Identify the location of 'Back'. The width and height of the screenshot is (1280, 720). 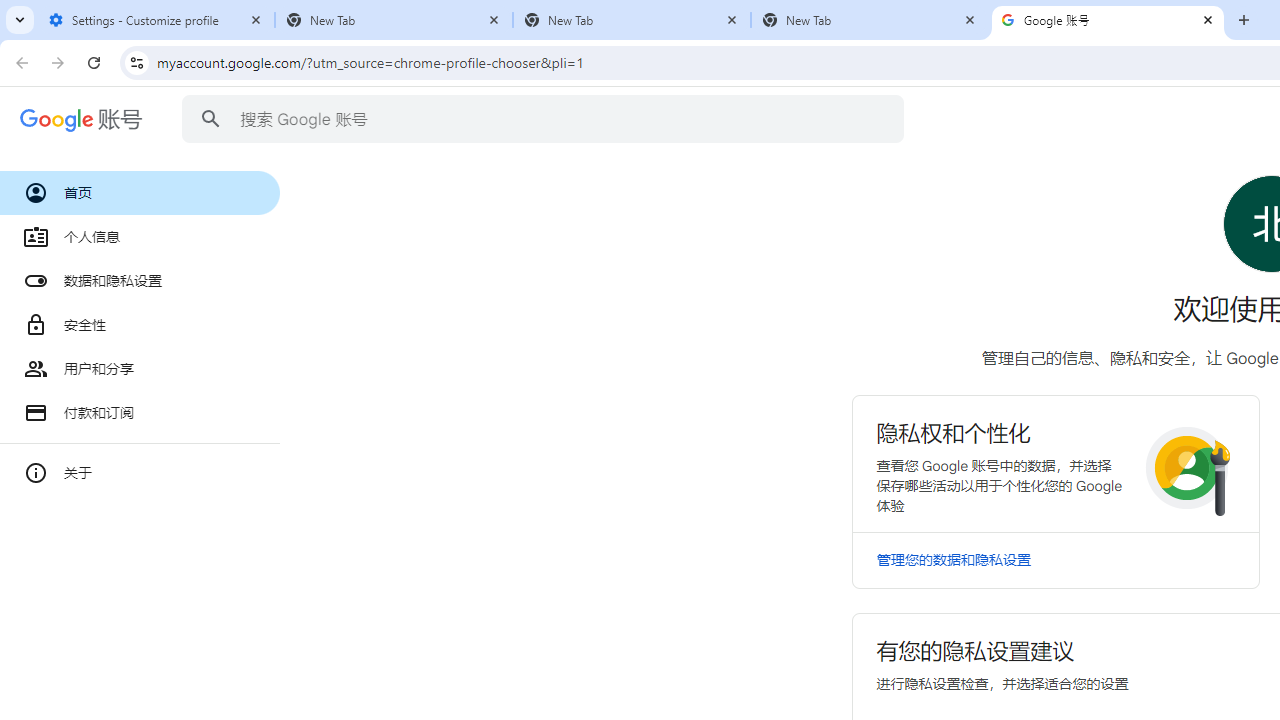
(19, 61).